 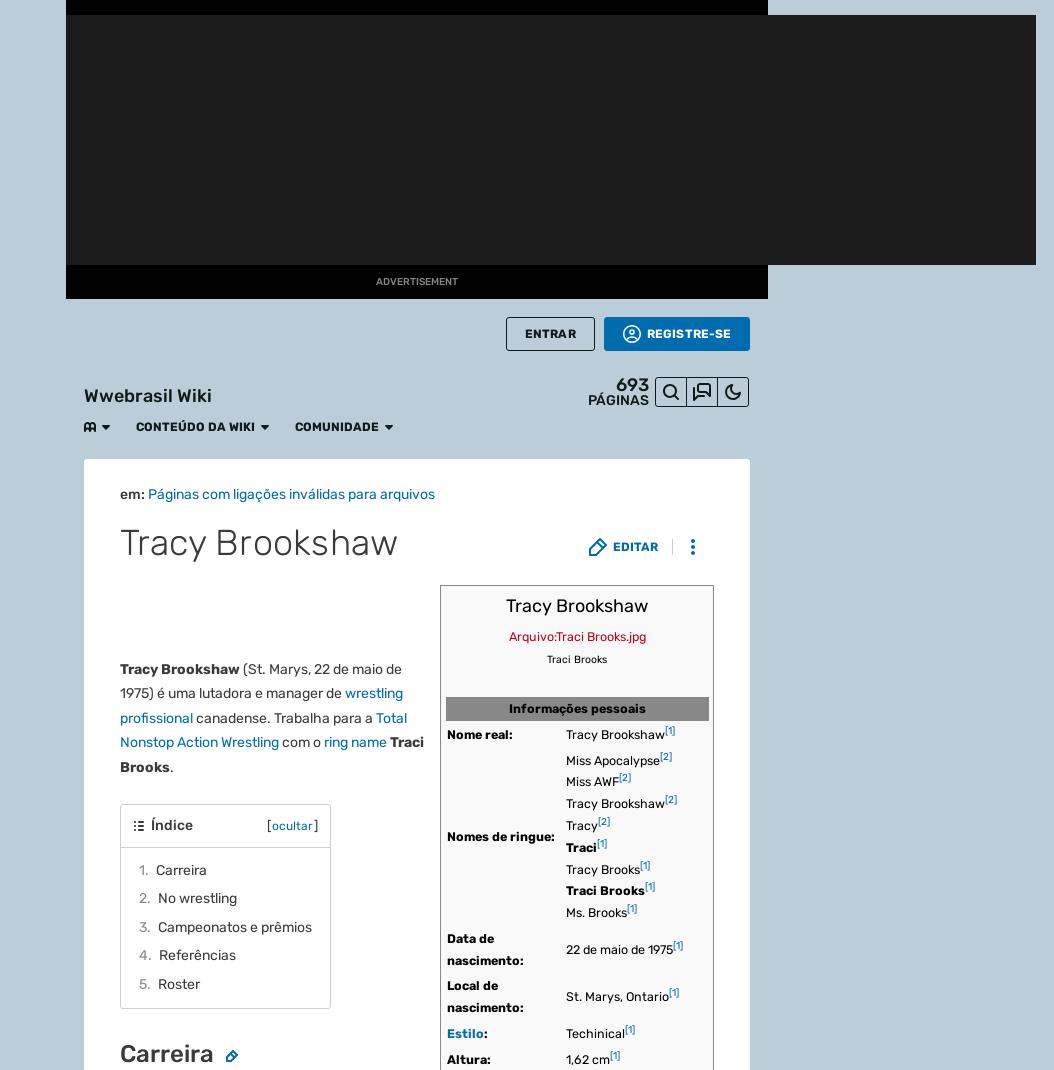 What do you see at coordinates (215, 133) in the screenshot?
I see `'Jeremy Borash'` at bounding box center [215, 133].